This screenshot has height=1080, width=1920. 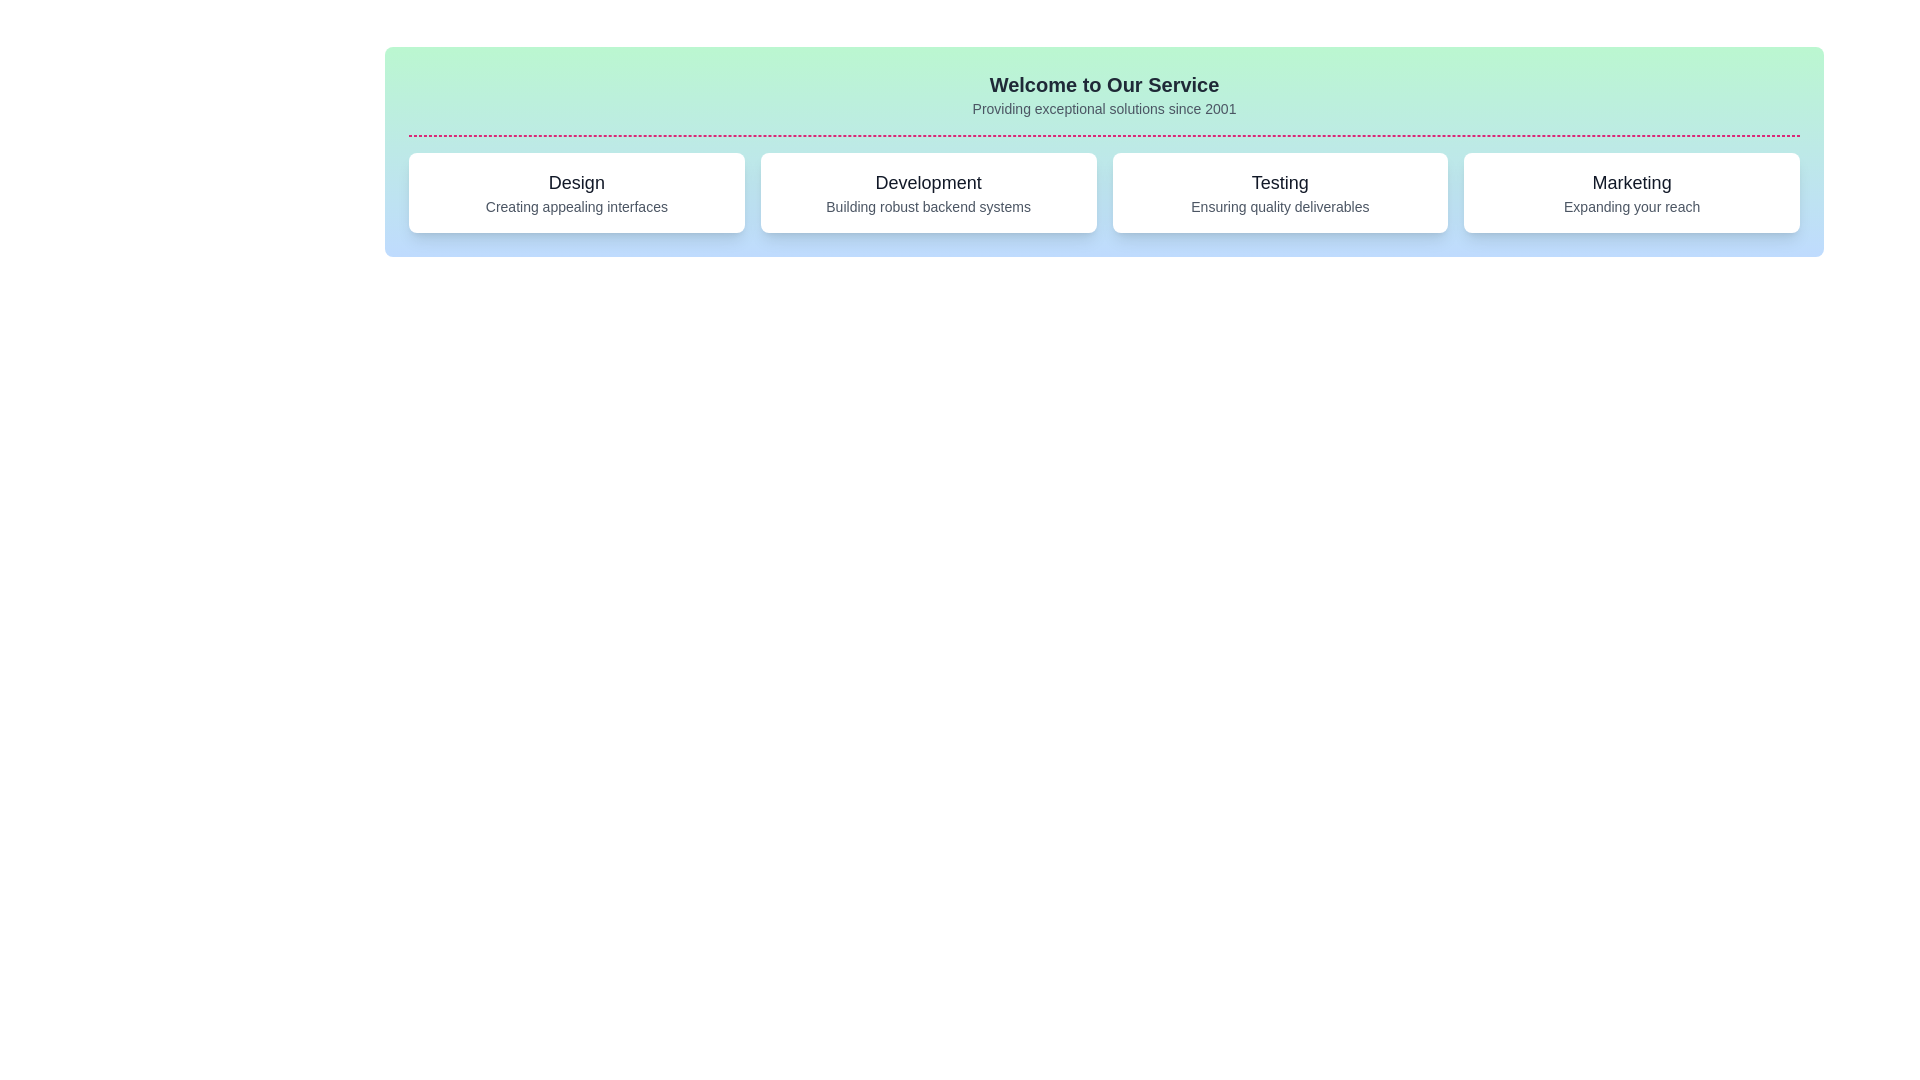 What do you see at coordinates (927, 207) in the screenshot?
I see `the text element displaying 'Building robust backend systems', which is styled with a smaller font size and gray text, located beneath the title 'Development' in the second card from the left` at bounding box center [927, 207].